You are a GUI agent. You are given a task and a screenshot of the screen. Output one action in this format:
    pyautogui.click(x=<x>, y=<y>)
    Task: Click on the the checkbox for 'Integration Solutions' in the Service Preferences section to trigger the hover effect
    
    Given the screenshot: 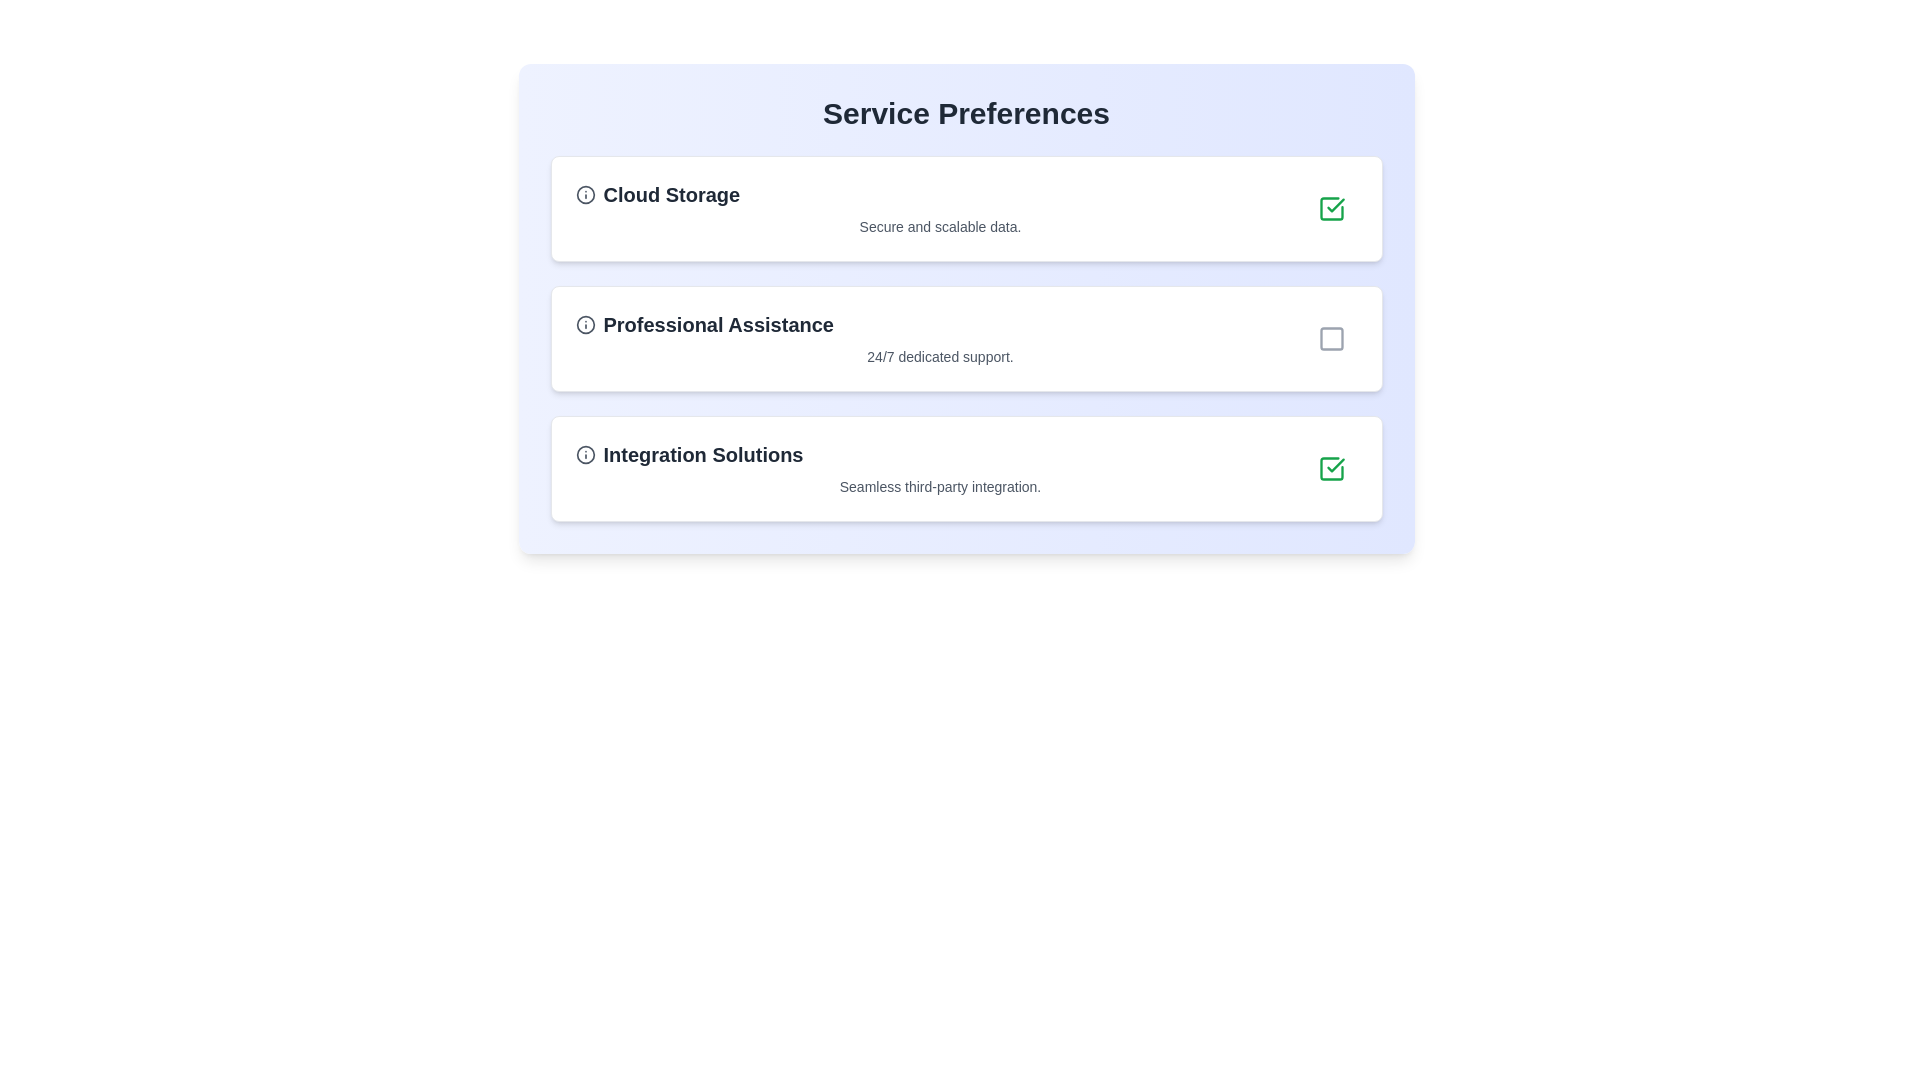 What is the action you would take?
    pyautogui.click(x=1331, y=469)
    